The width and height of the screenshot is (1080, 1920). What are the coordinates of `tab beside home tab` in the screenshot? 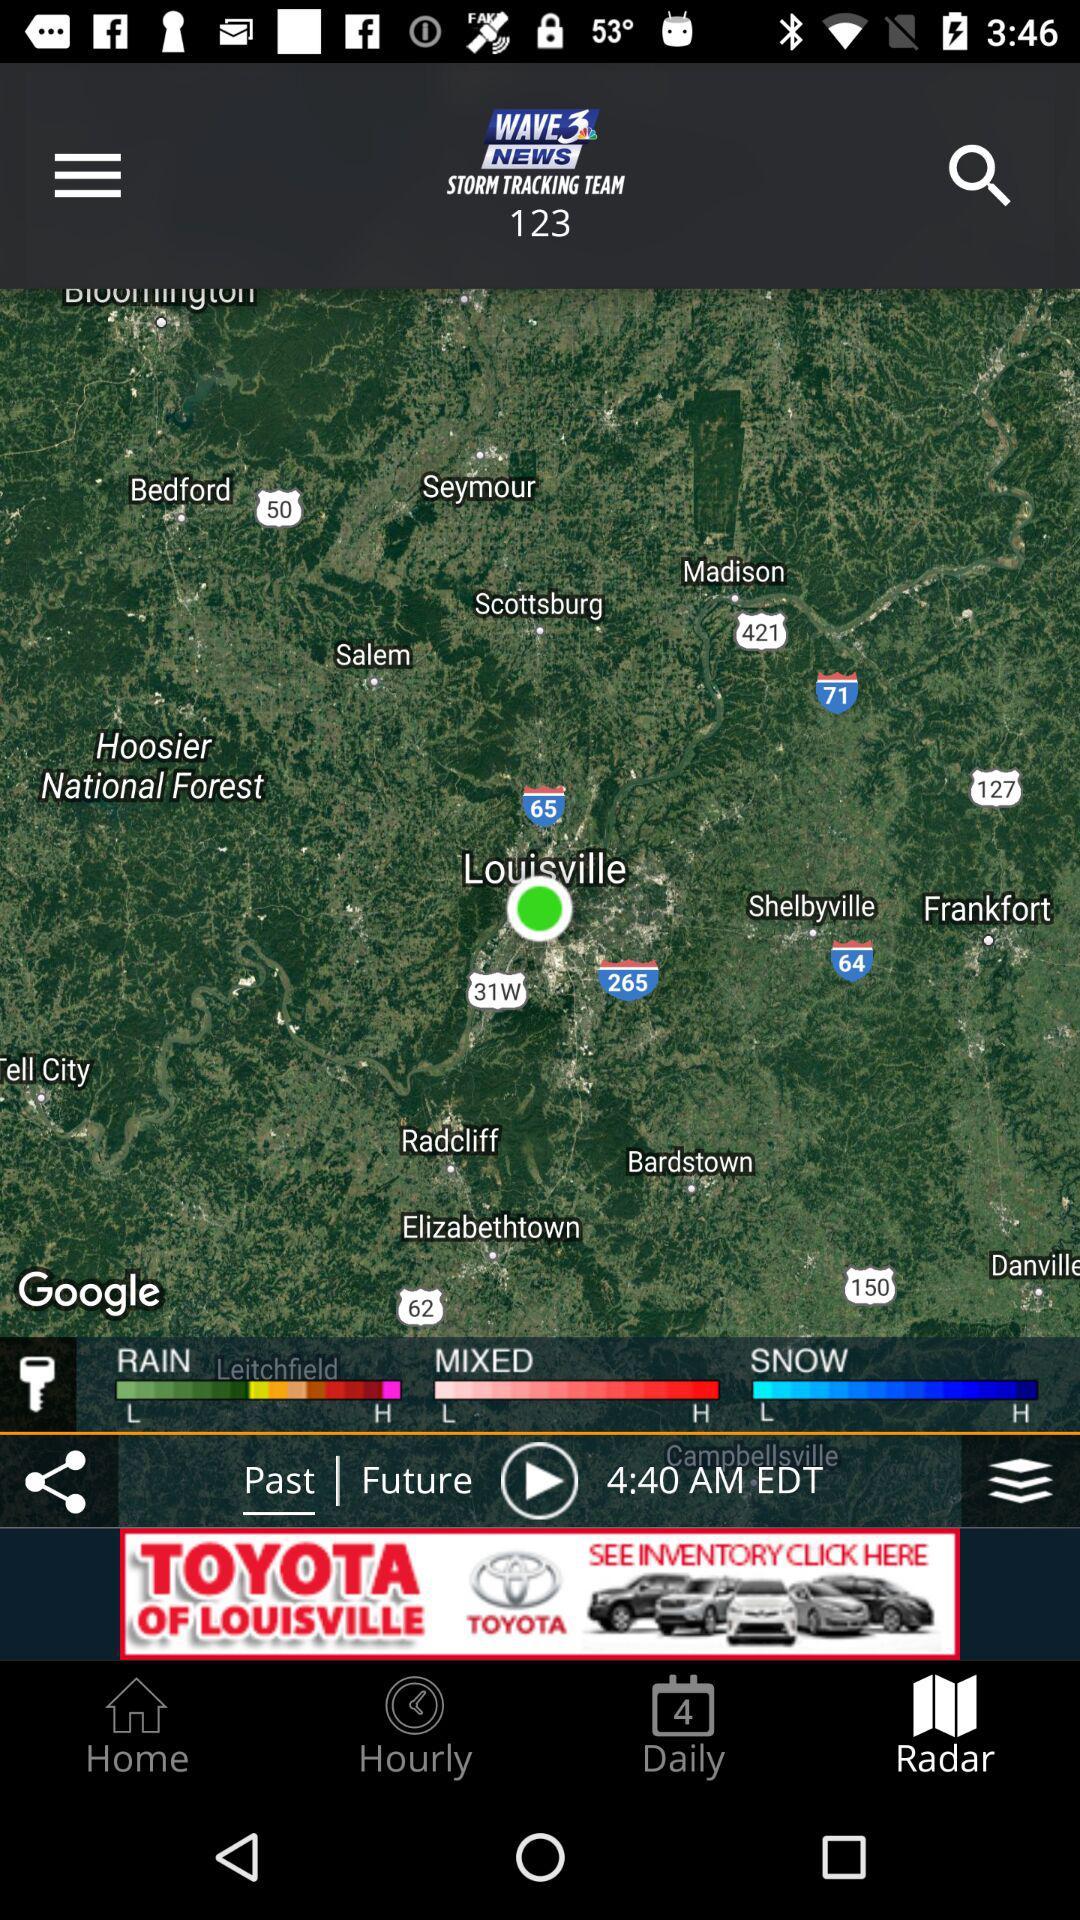 It's located at (414, 1726).